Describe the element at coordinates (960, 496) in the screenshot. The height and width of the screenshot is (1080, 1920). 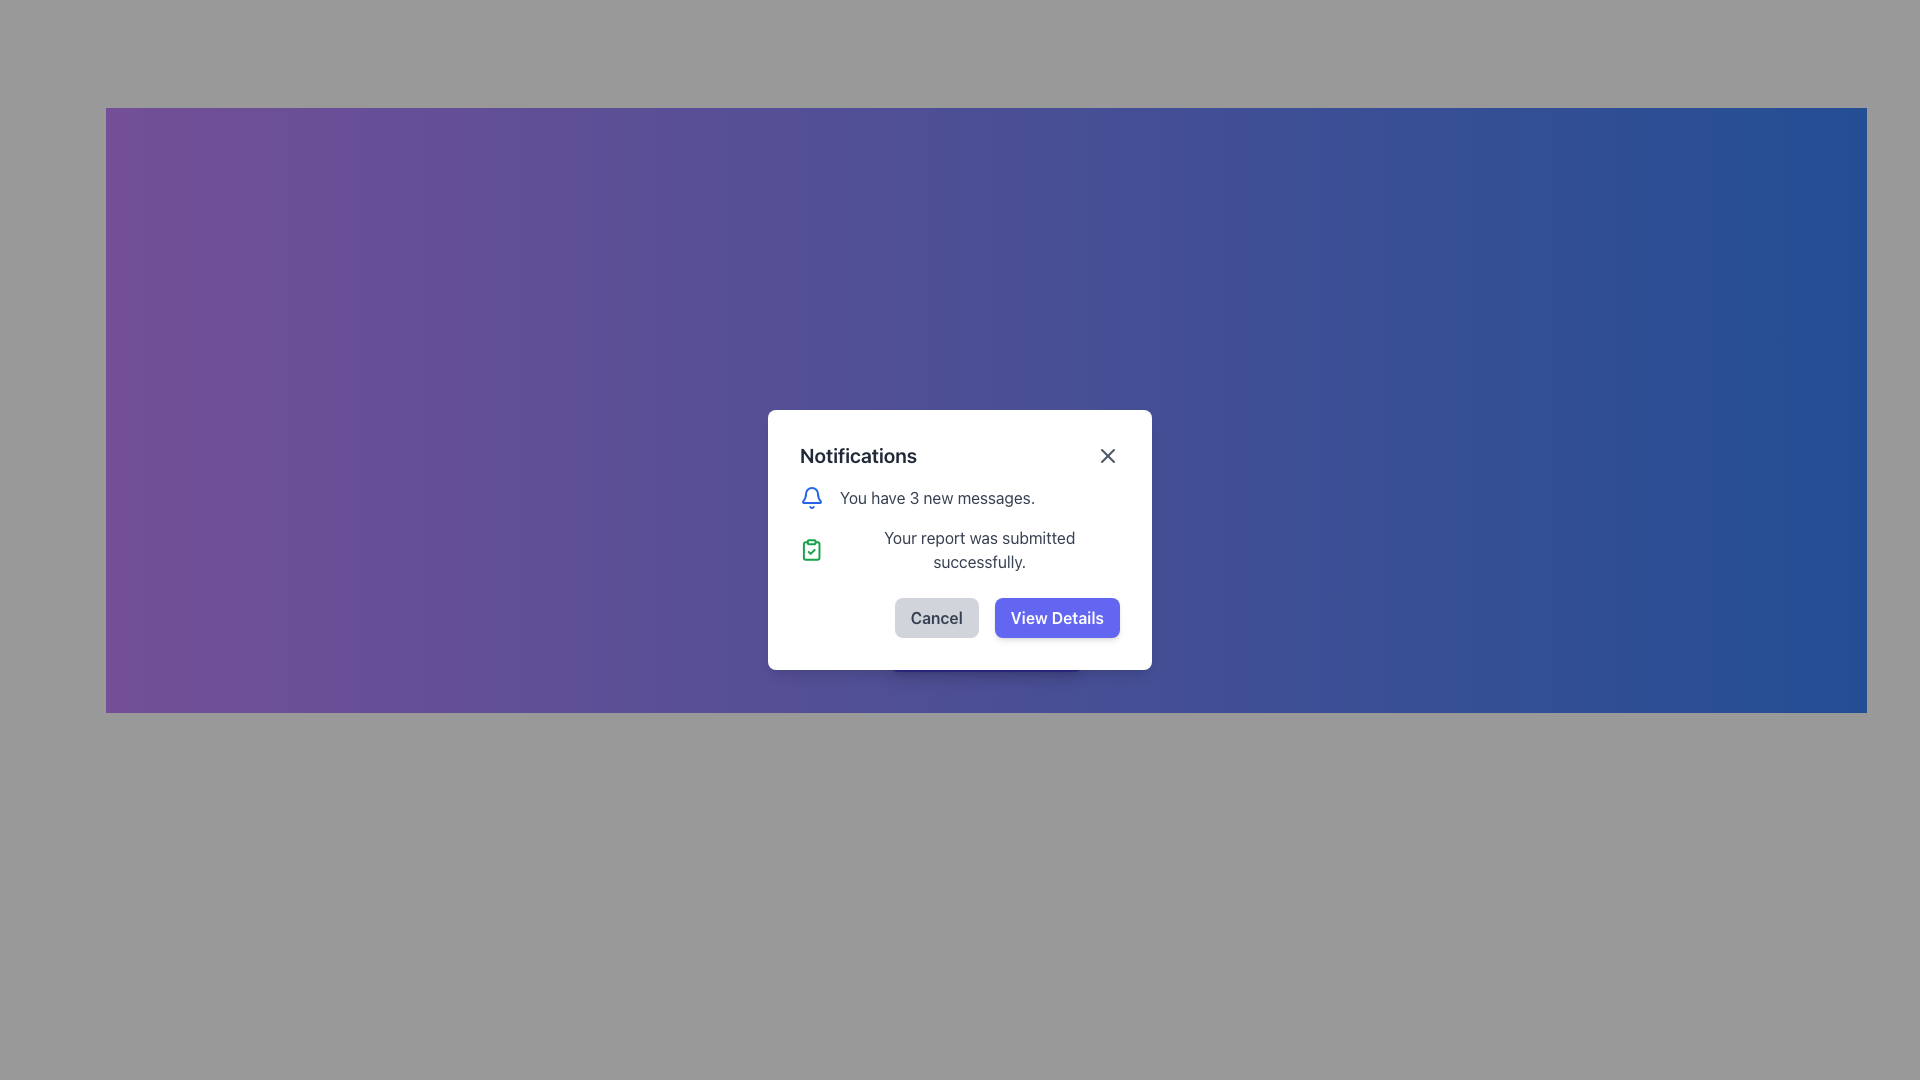
I see `the Text with Icon element that displays 'You have 3 new messages.' with a blue bell icon, positioned centrally in the modal dialog` at that location.